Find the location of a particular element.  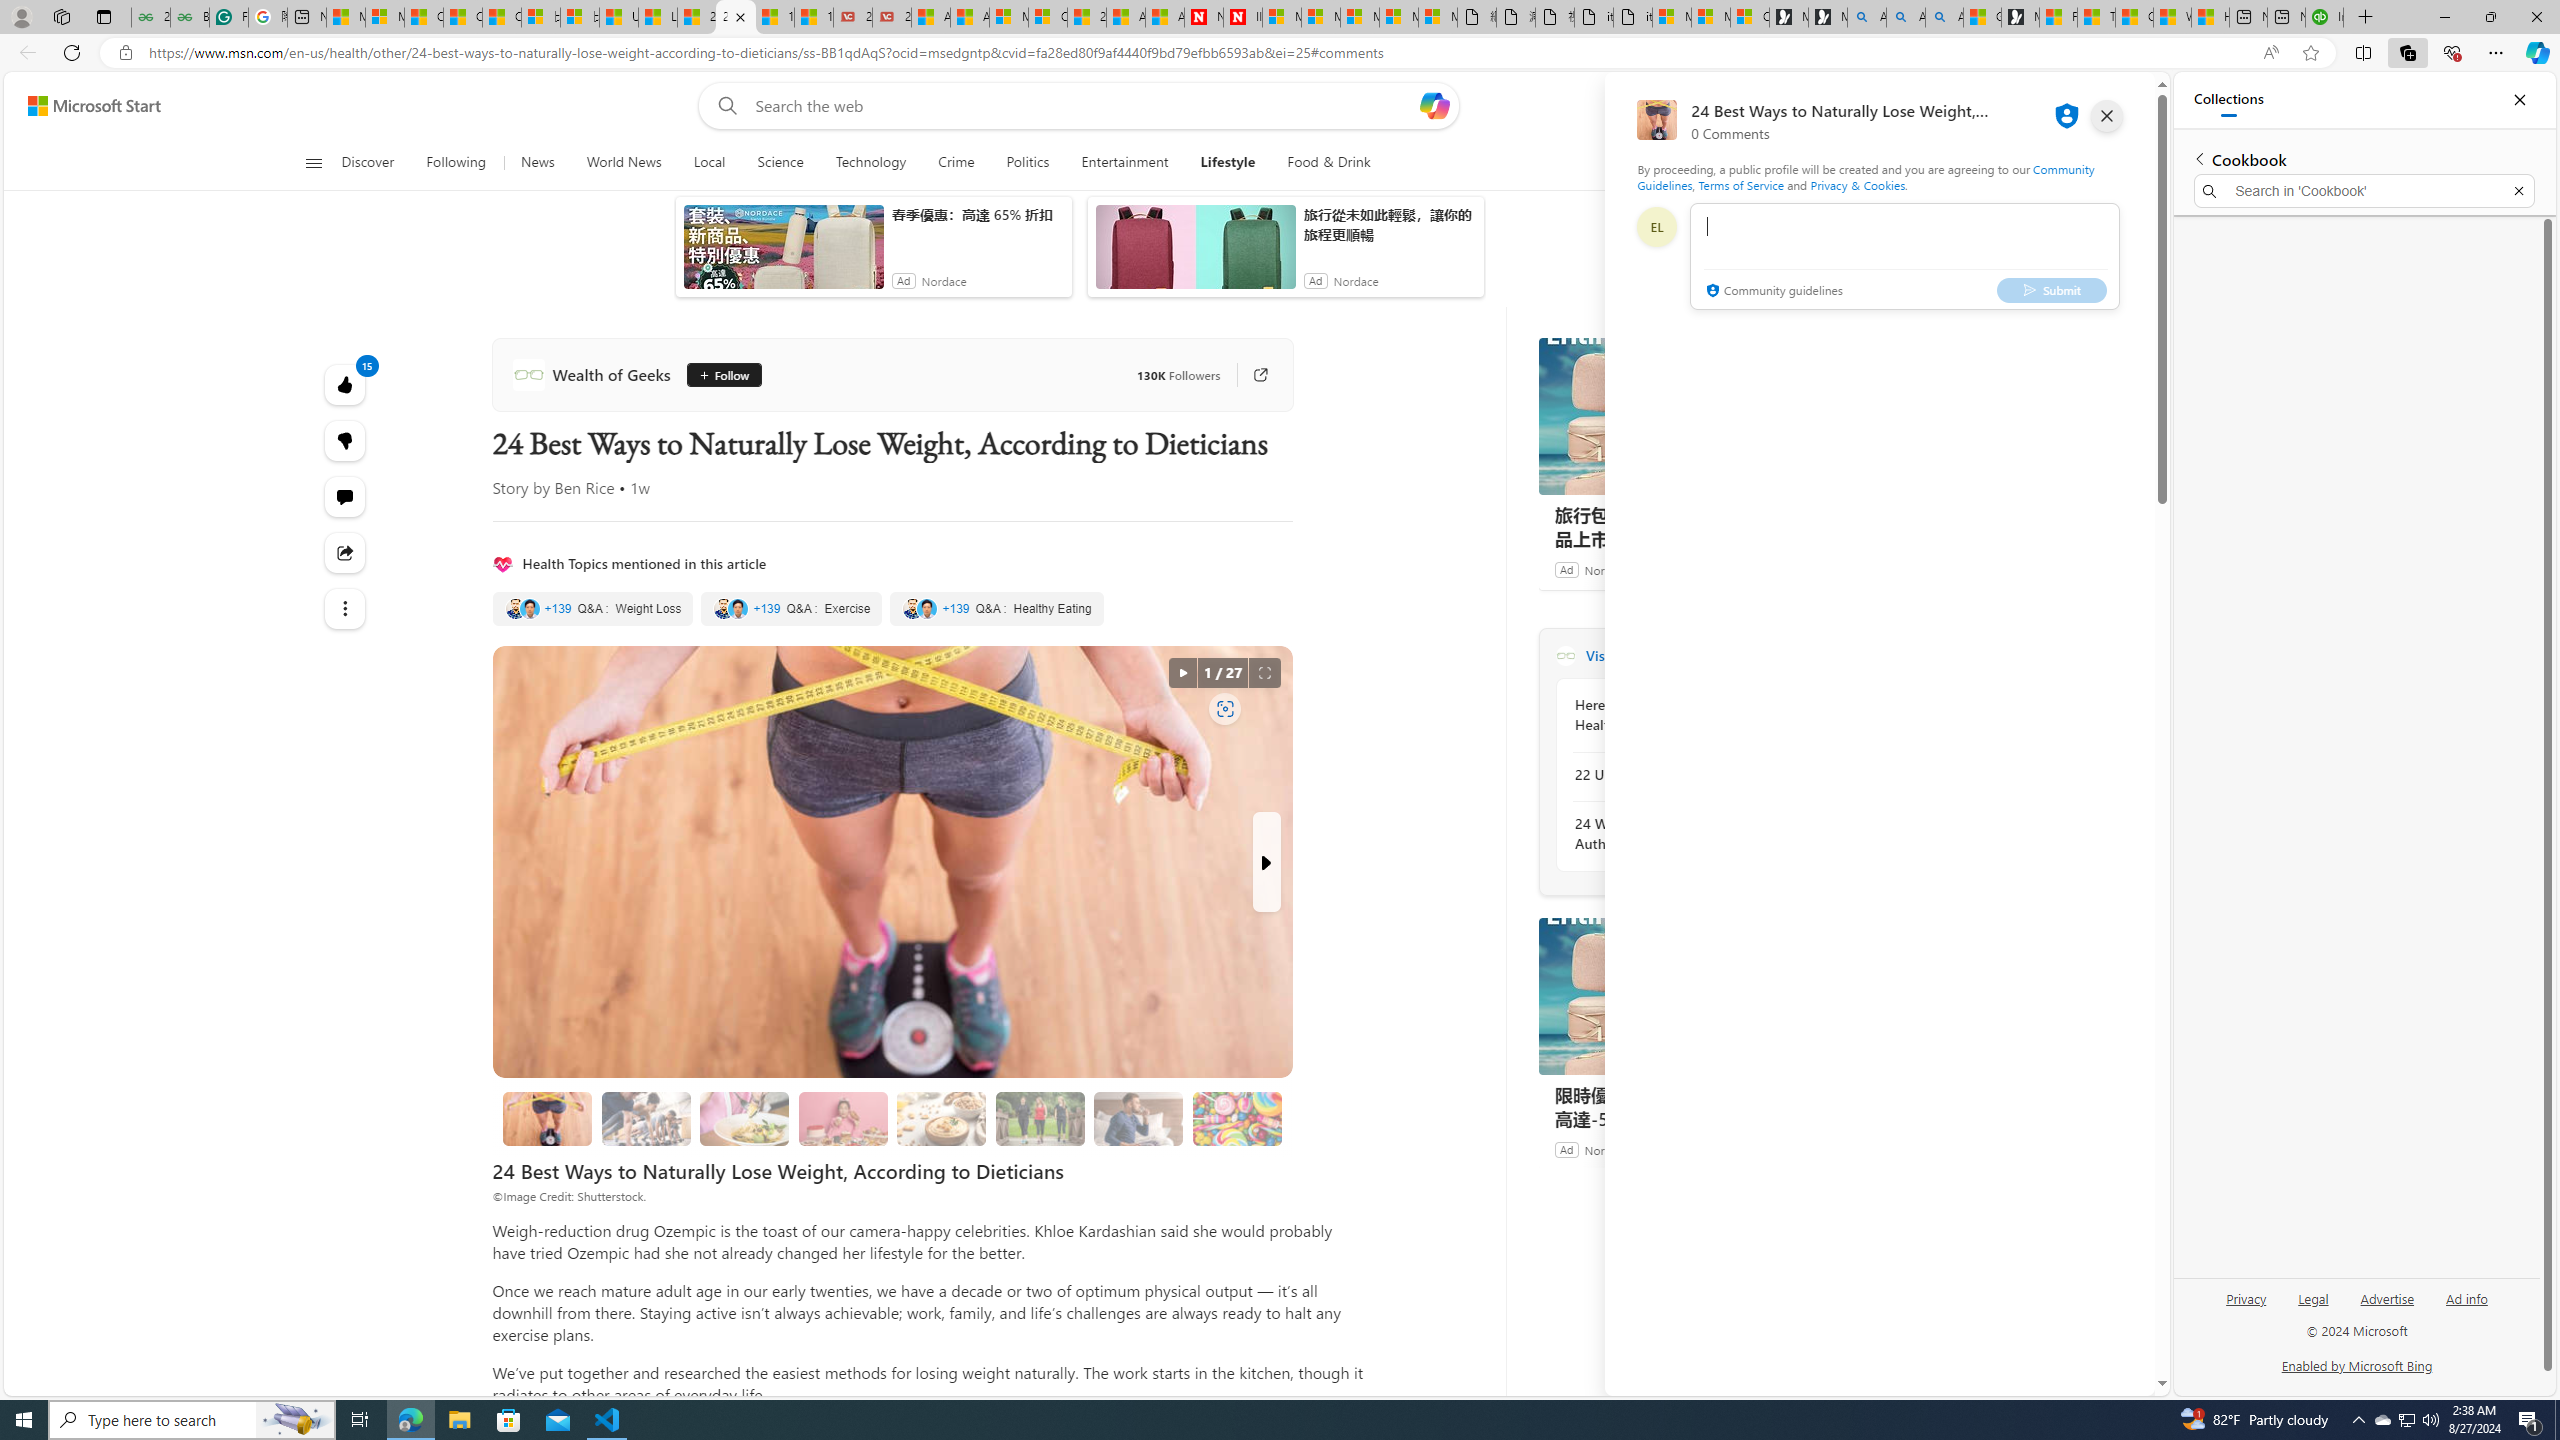

'CNN - MSN' is located at coordinates (2135, 16).